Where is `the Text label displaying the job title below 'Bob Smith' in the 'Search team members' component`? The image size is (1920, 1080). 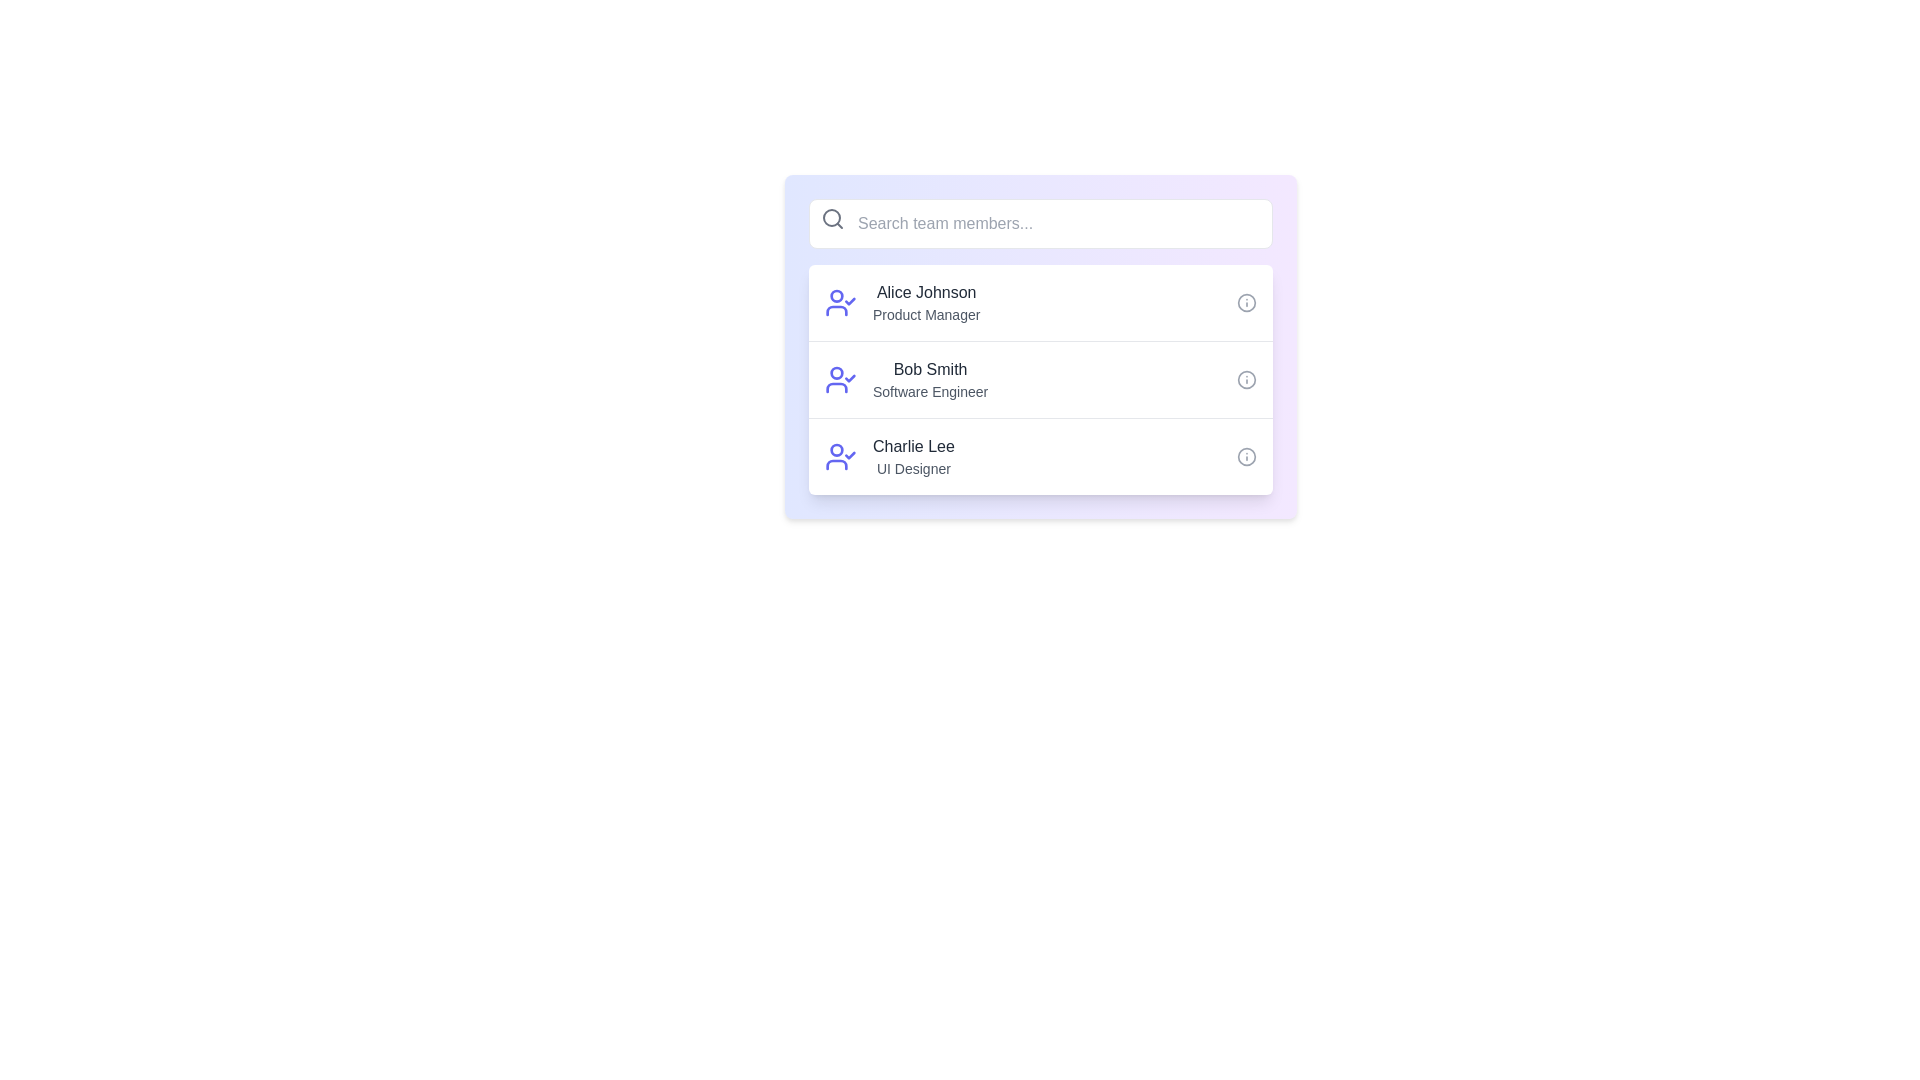 the Text label displaying the job title below 'Bob Smith' in the 'Search team members' component is located at coordinates (929, 392).